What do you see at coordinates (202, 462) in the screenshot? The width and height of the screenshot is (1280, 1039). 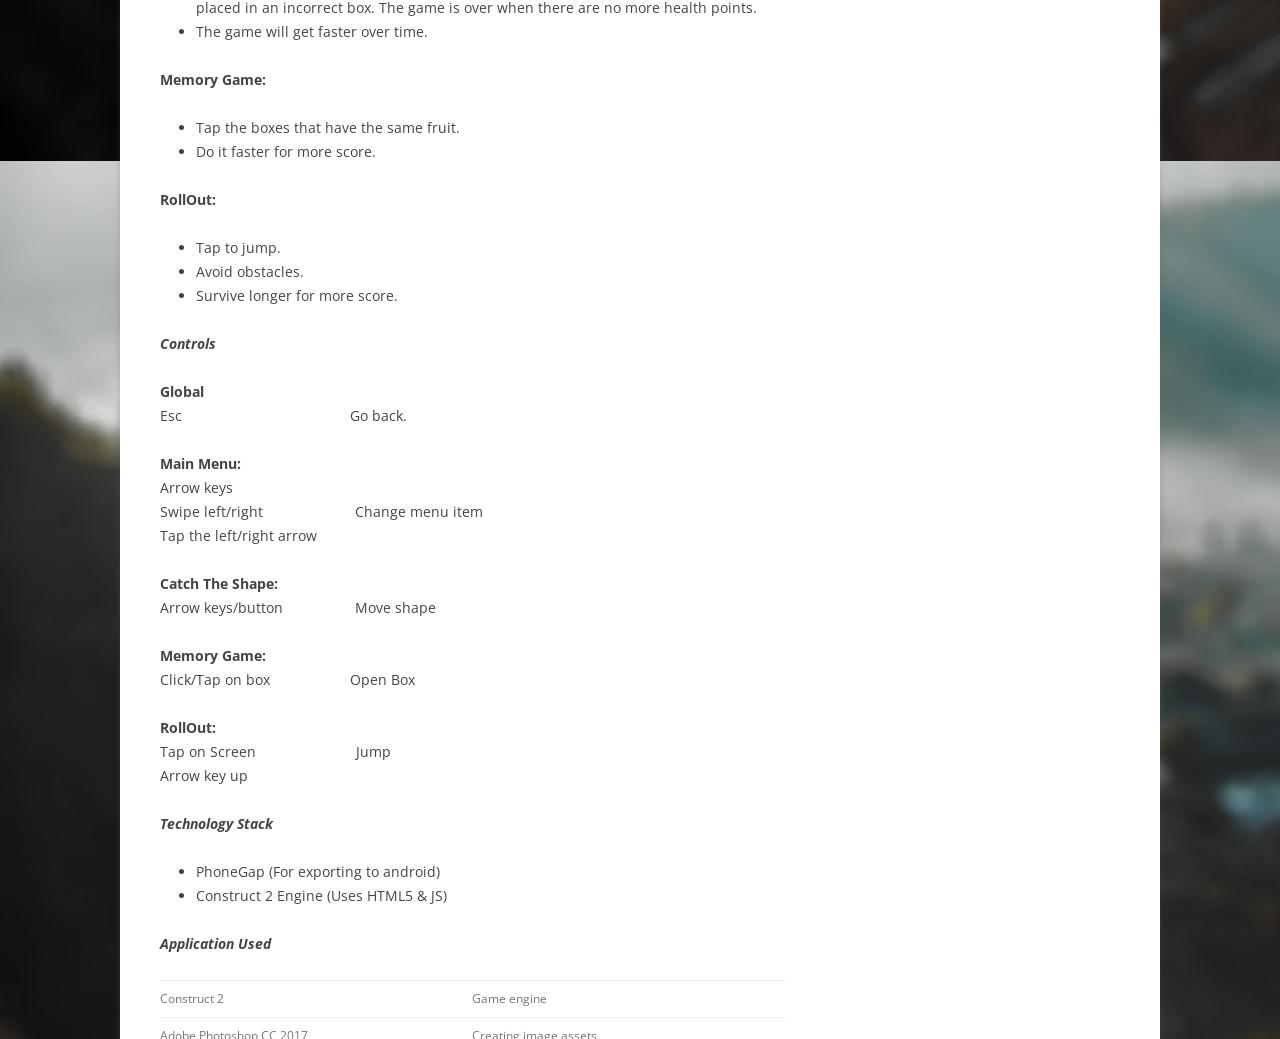 I see `'Main Menu:'` at bounding box center [202, 462].